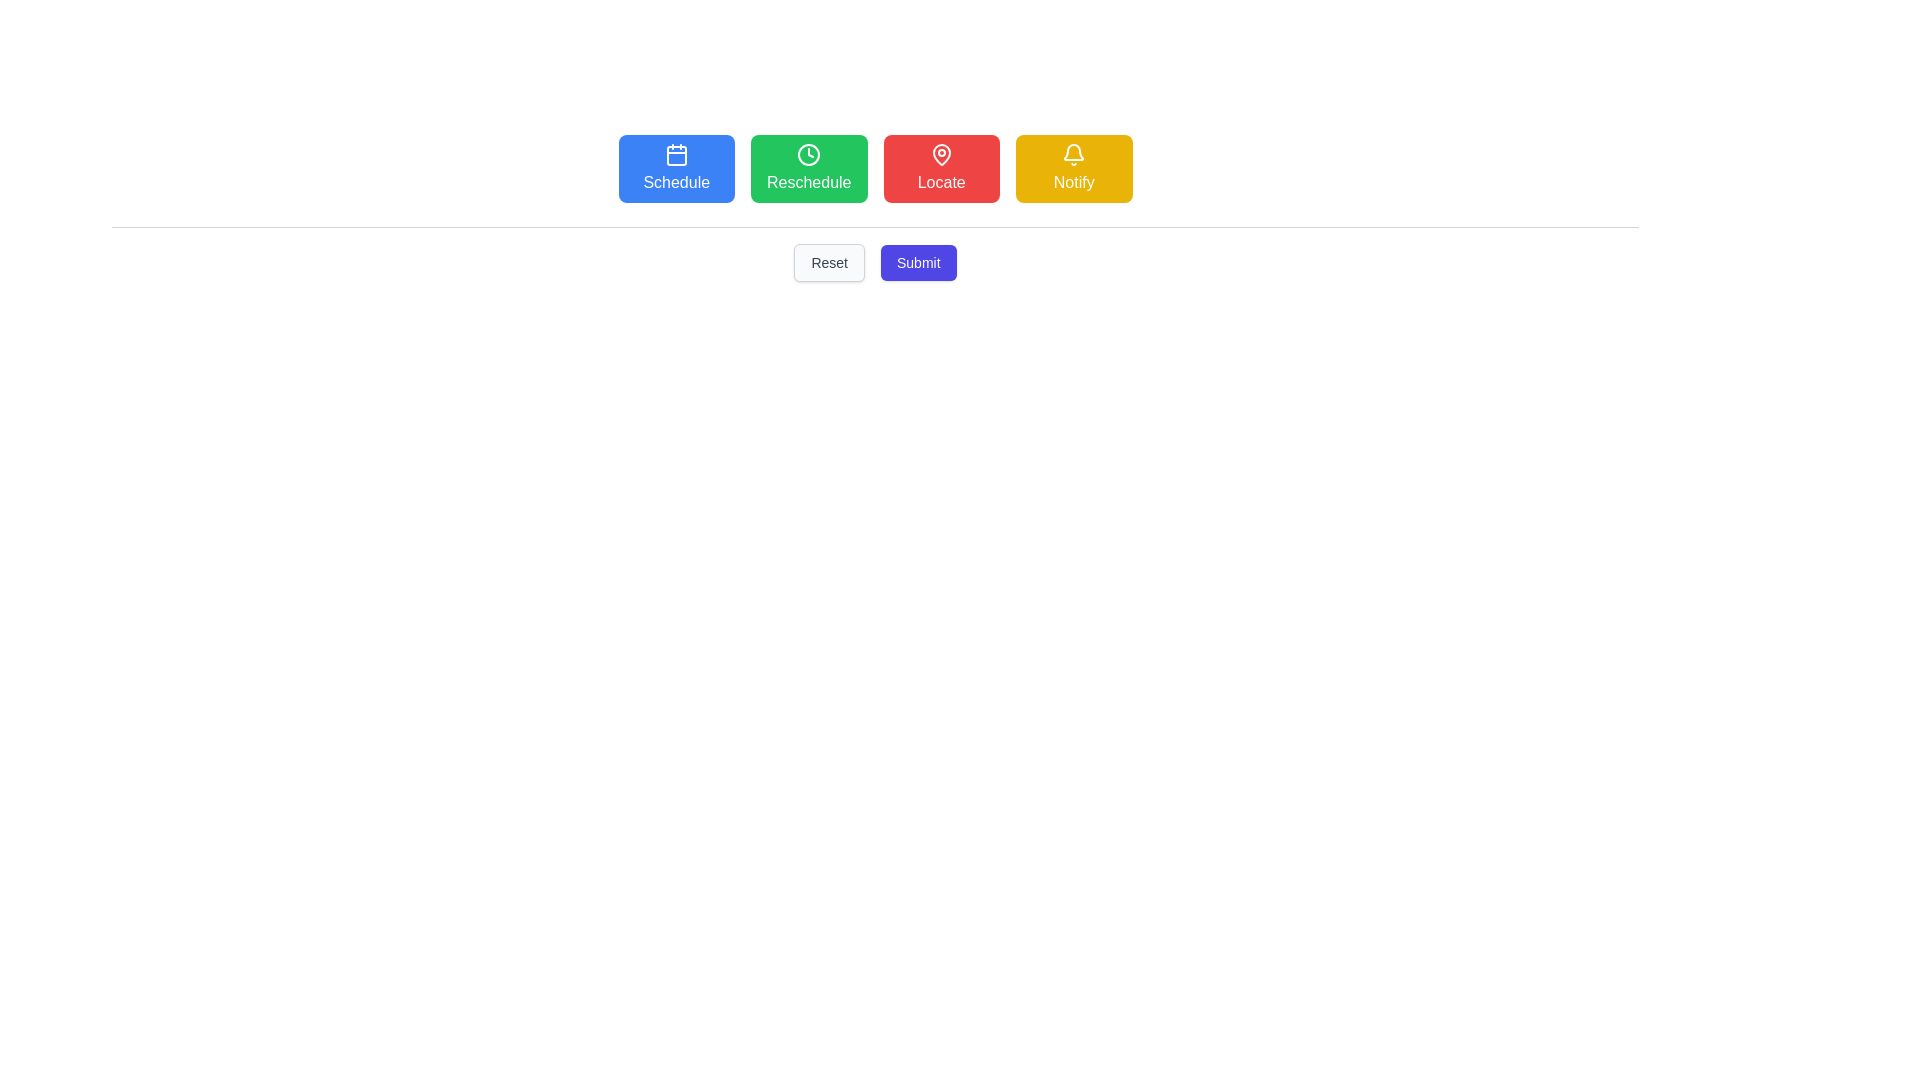  I want to click on the green rounded button labeled 'Reschedule' that is positioned between the 'Schedule' and 'Locate' buttons in the grid layout, so click(809, 168).